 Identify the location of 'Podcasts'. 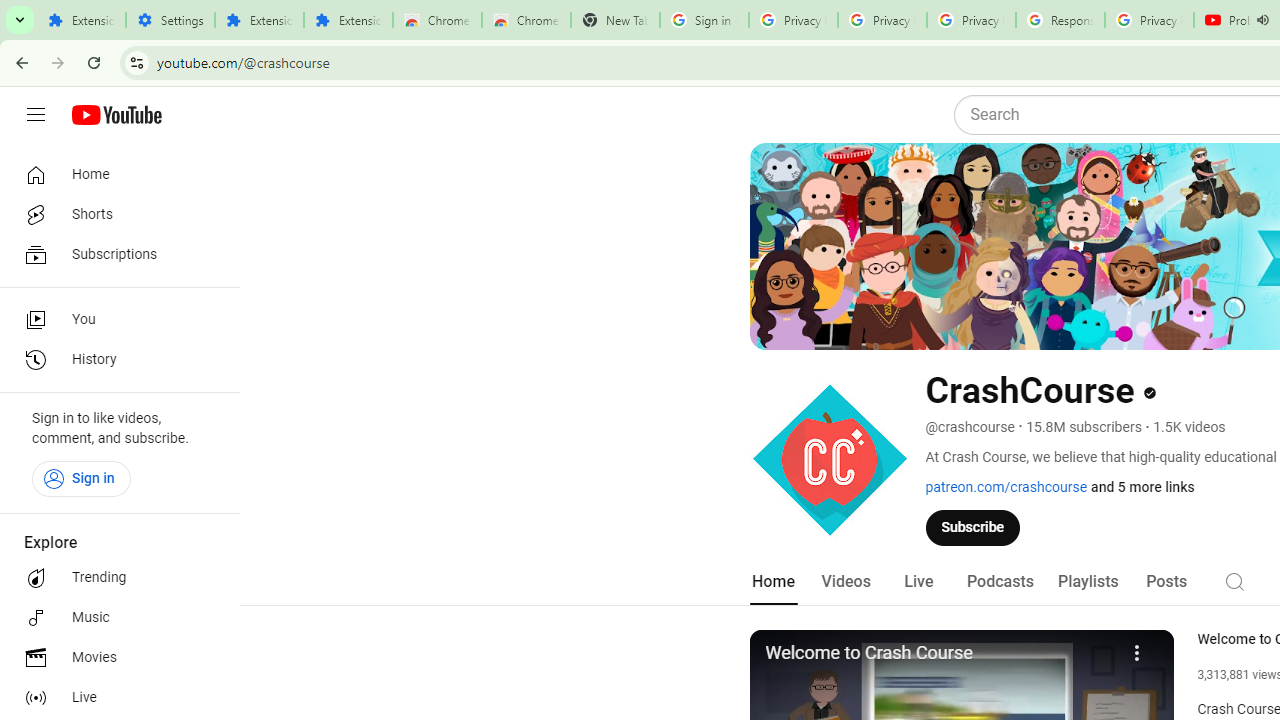
(1000, 581).